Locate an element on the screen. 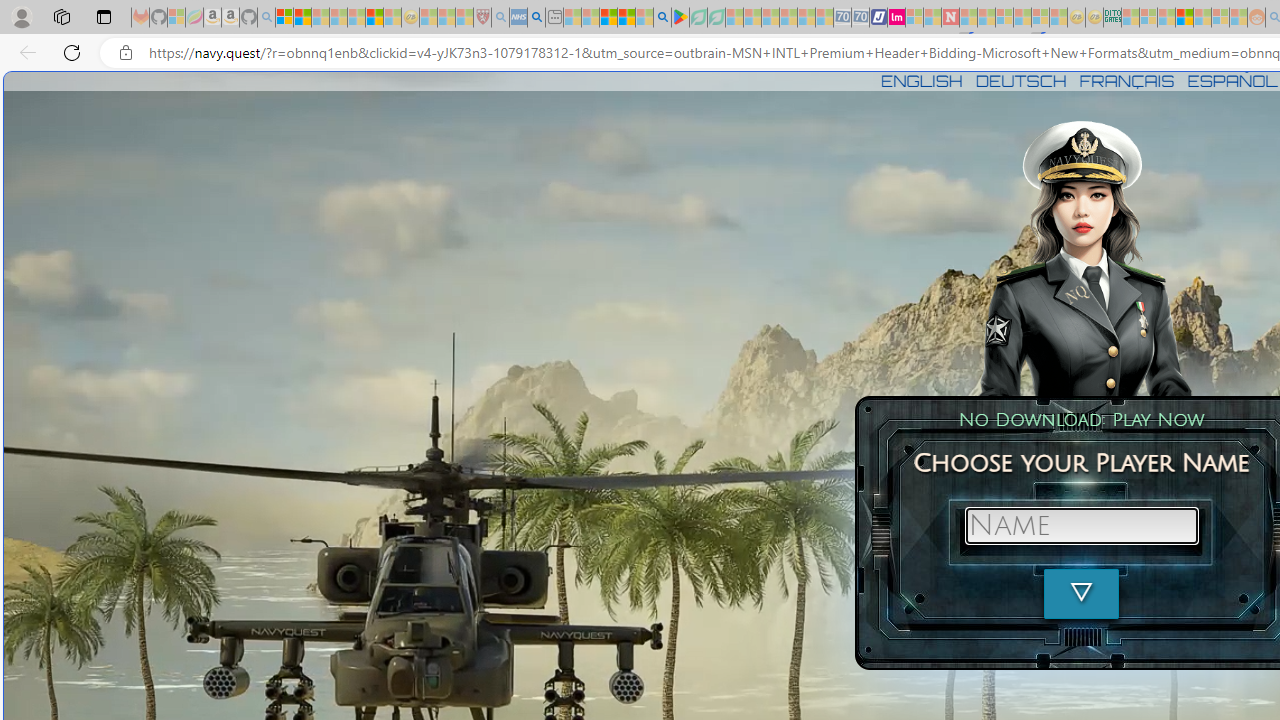 This screenshot has width=1280, height=720. 'Jobs - lastminute.com Investor Portal' is located at coordinates (895, 17).